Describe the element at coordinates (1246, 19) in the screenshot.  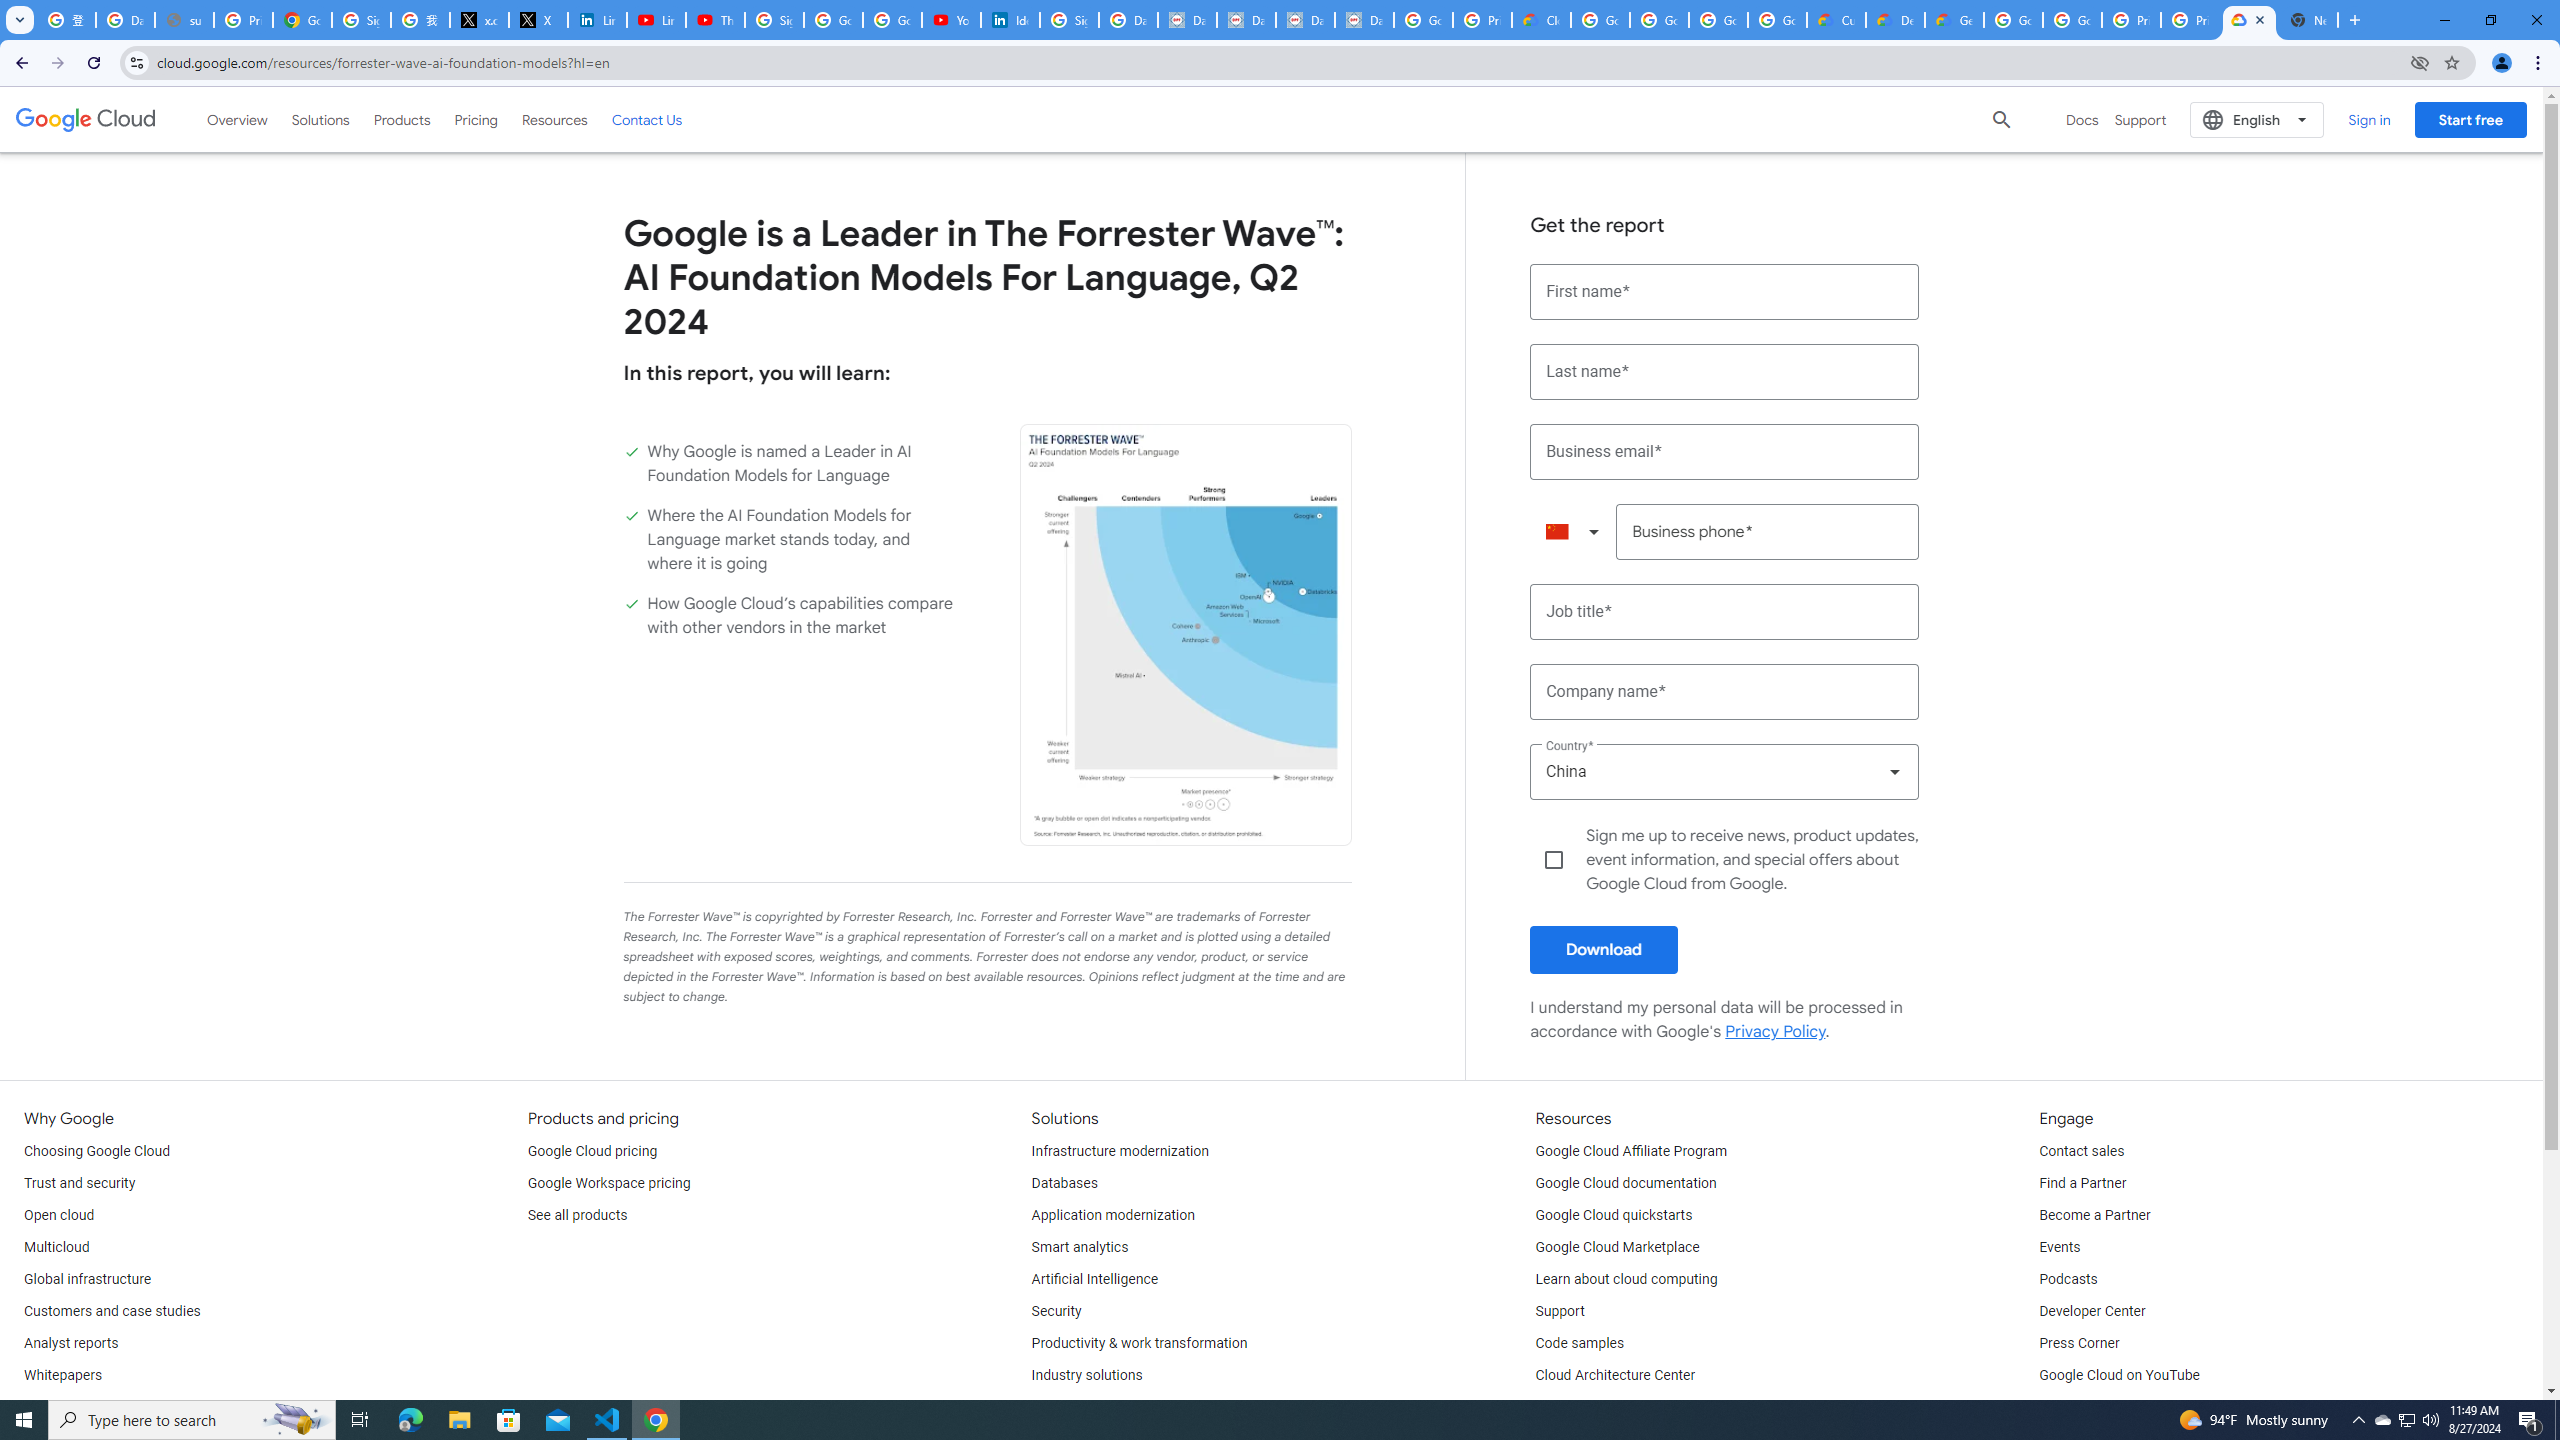
I see `'Data Privacy Framework'` at that location.